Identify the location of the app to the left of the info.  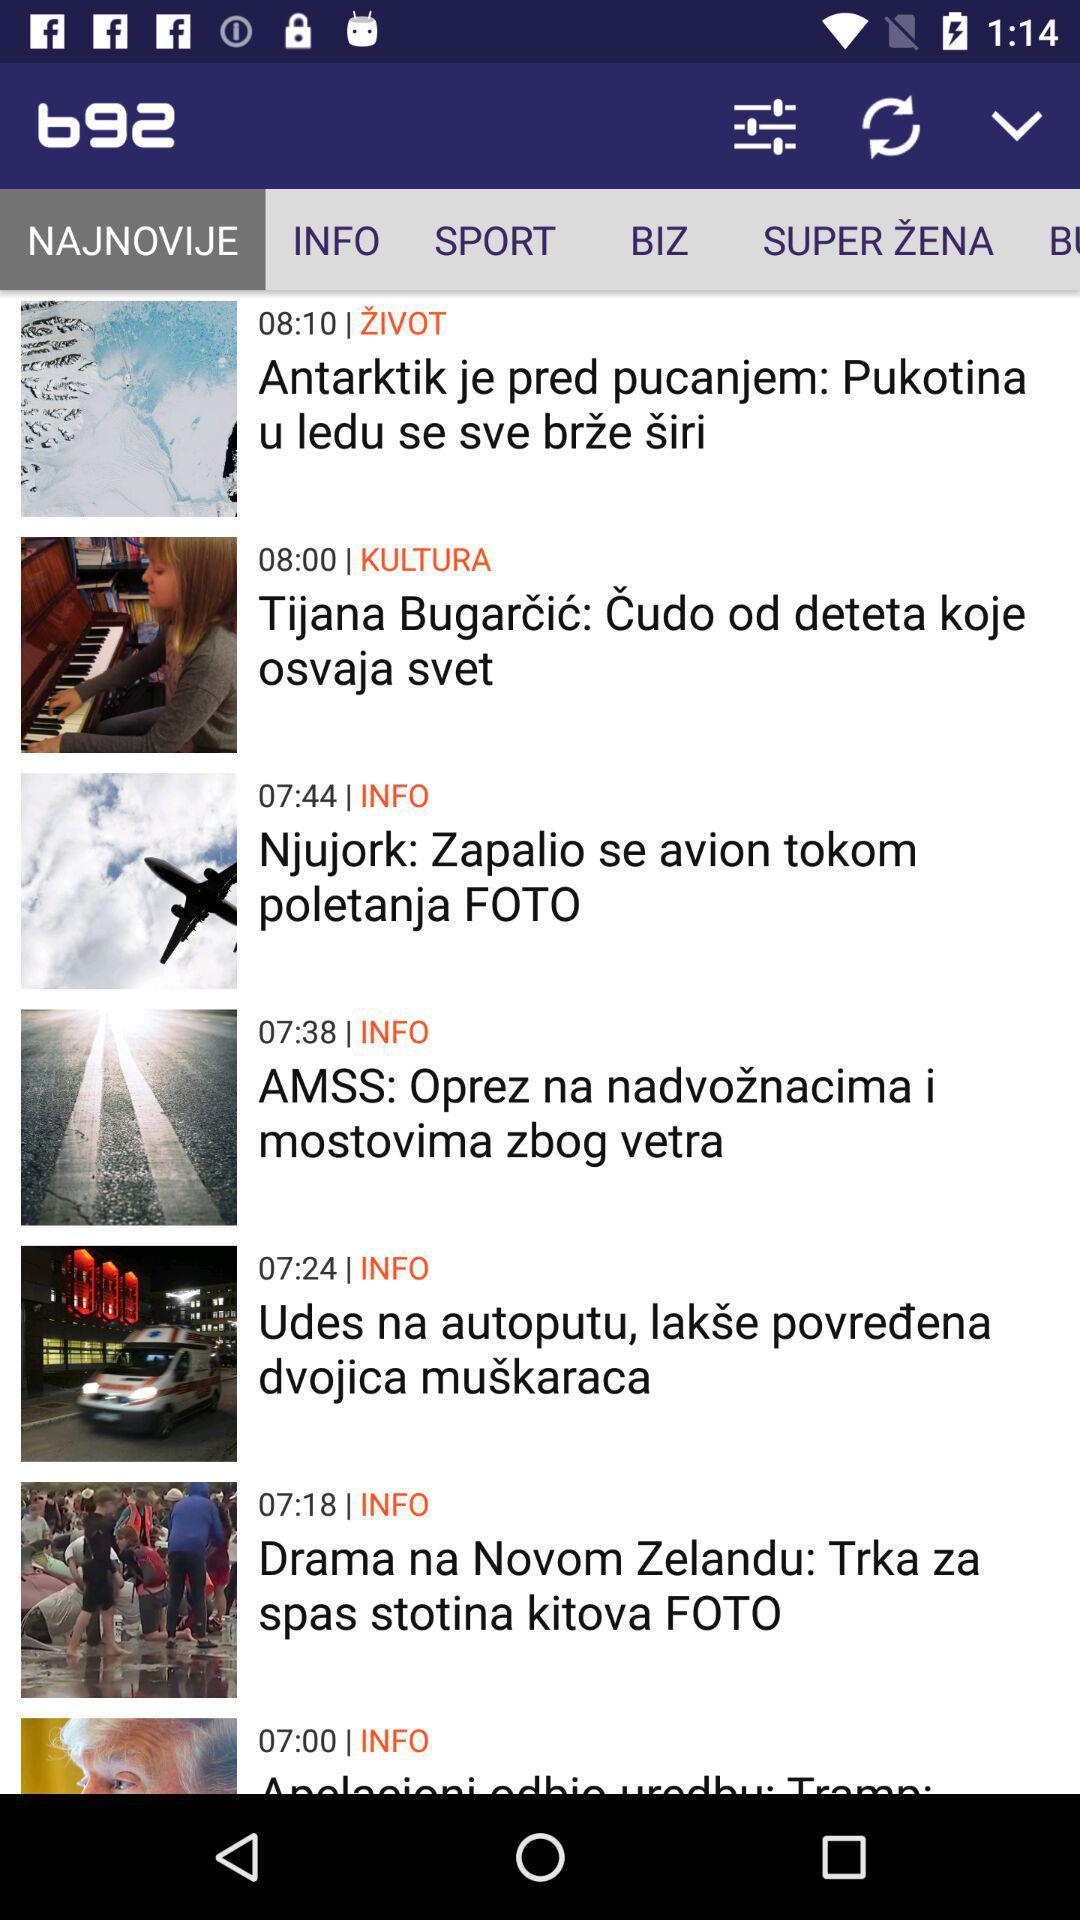
(132, 239).